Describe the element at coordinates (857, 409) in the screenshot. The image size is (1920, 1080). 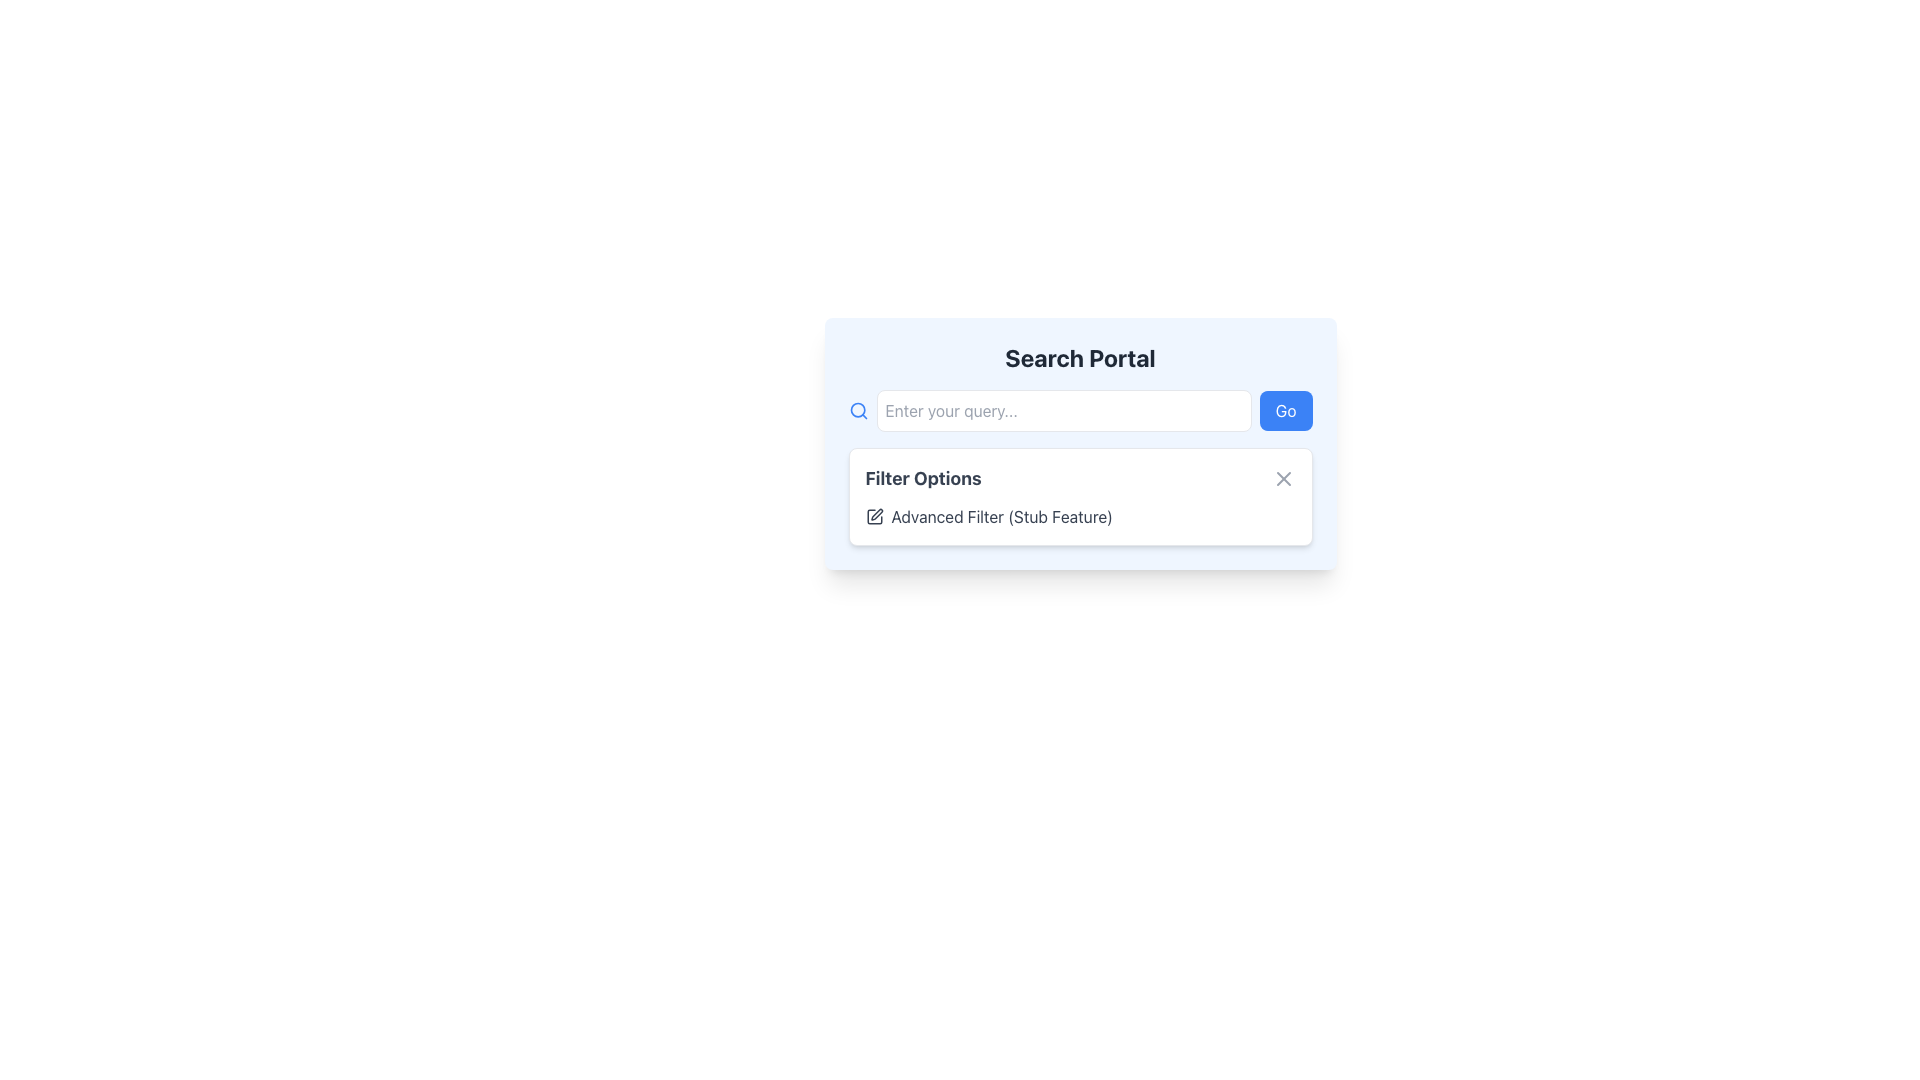
I see `the Graphic element that is part of the Search icon located to the left of the text input box` at that location.